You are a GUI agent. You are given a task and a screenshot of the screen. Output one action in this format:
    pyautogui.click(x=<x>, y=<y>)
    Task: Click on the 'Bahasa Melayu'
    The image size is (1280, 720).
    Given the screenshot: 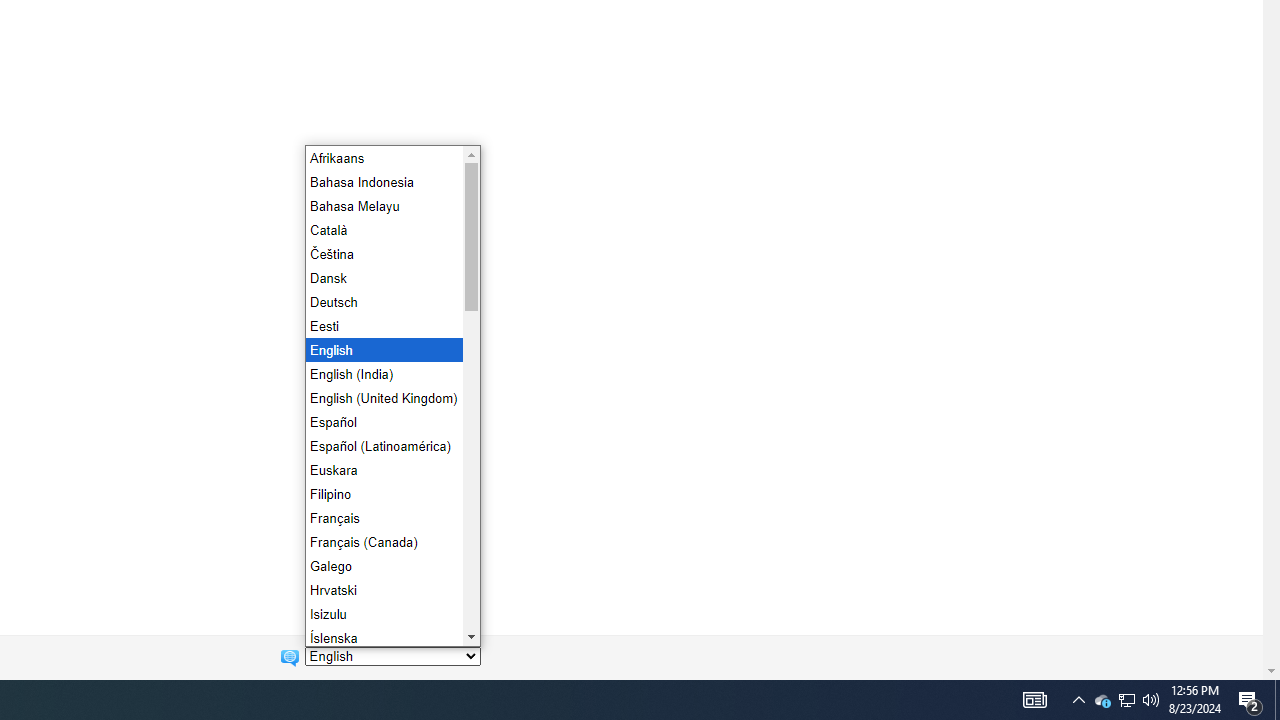 What is the action you would take?
    pyautogui.click(x=382, y=205)
    